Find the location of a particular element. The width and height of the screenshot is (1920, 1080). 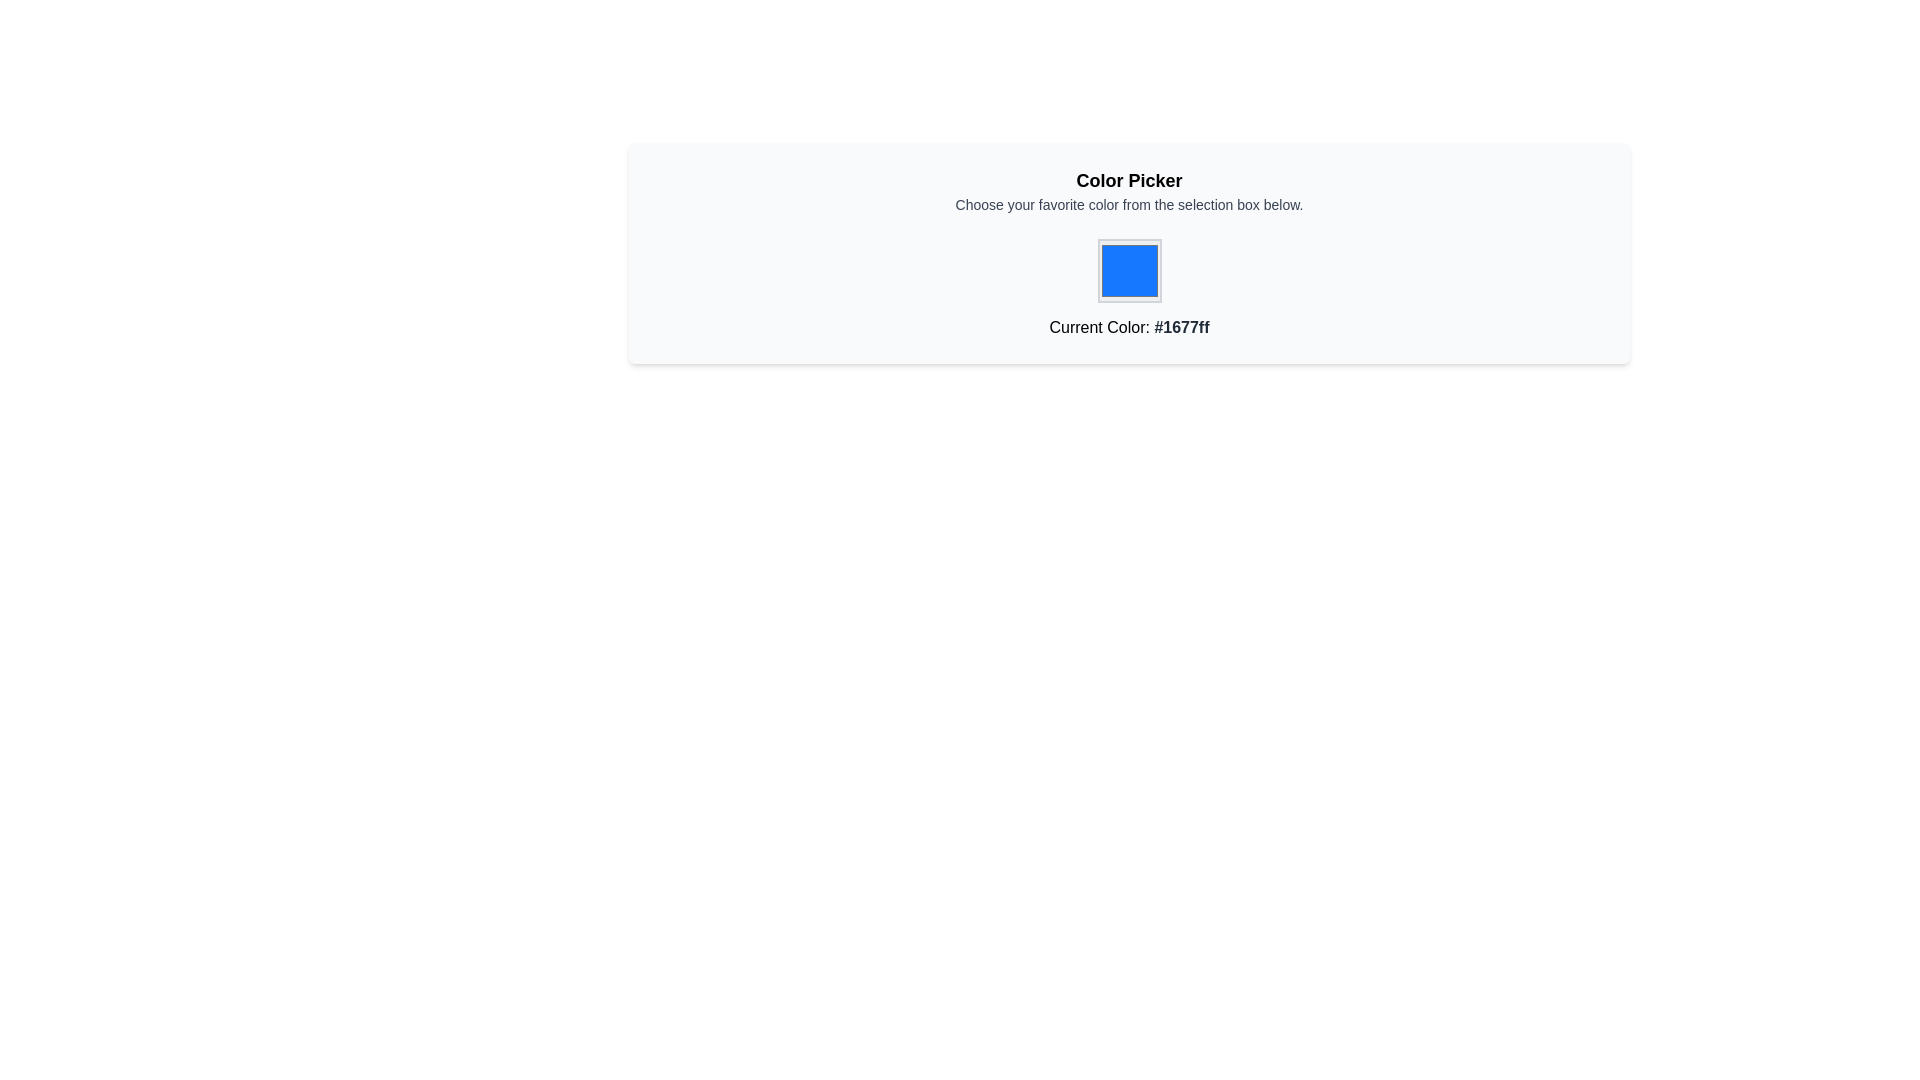

the Text label displaying the currently selected color code is located at coordinates (1129, 320).